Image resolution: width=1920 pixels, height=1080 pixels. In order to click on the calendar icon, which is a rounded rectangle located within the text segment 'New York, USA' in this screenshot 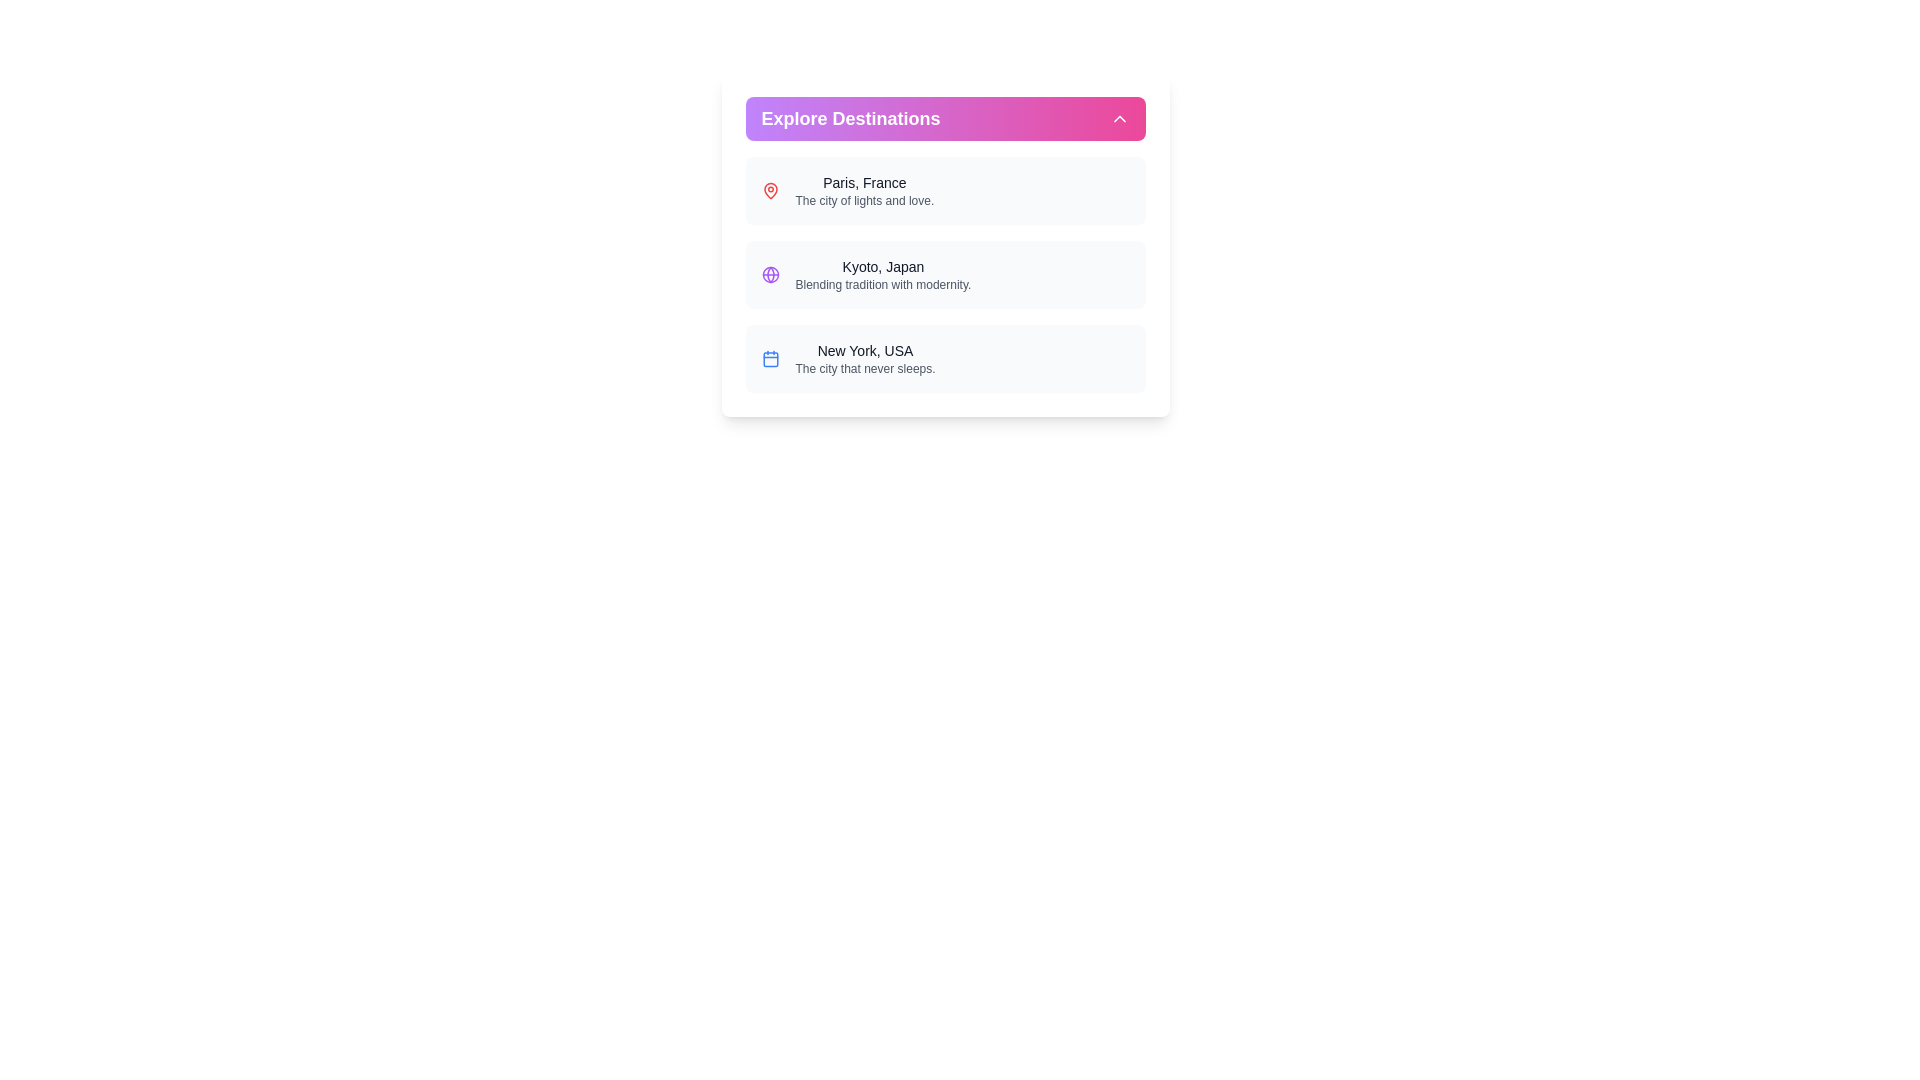, I will do `click(769, 358)`.